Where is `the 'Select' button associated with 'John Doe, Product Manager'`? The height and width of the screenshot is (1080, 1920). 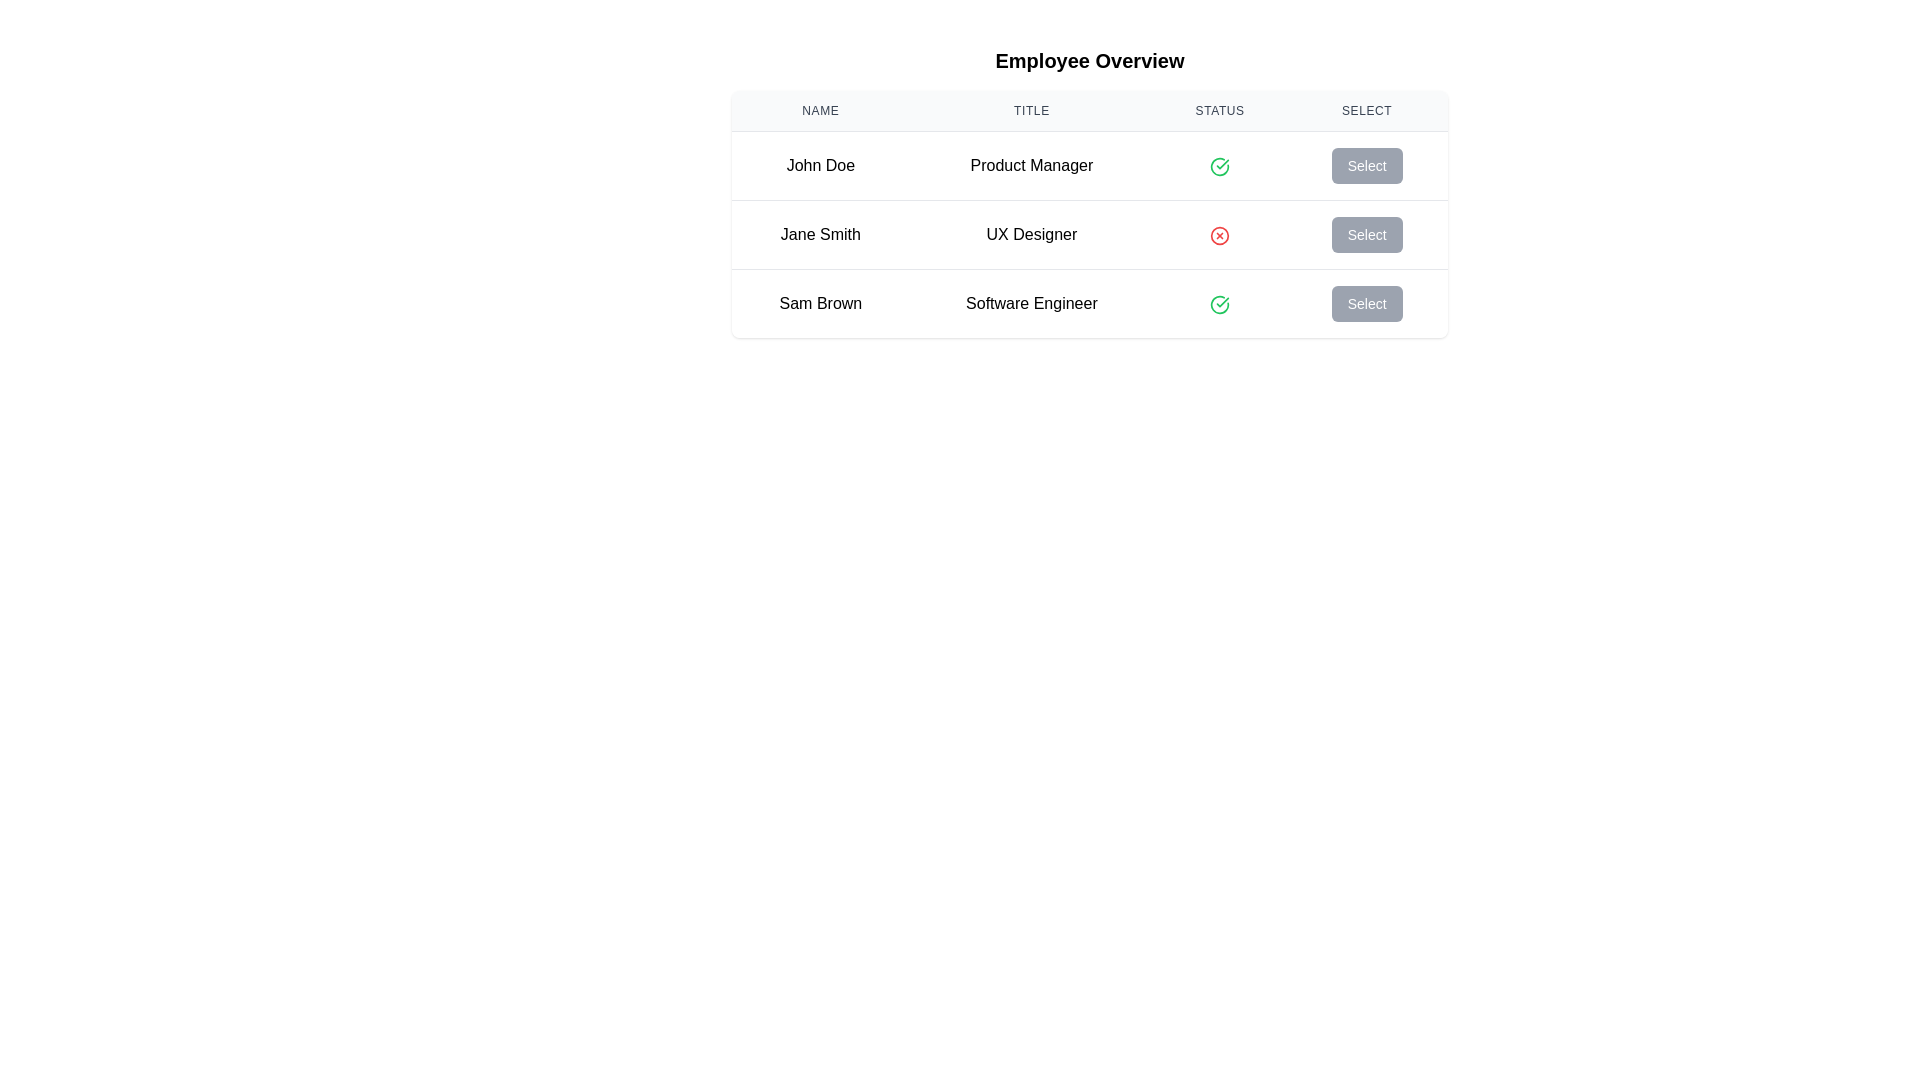 the 'Select' button associated with 'John Doe, Product Manager' is located at coordinates (1366, 164).